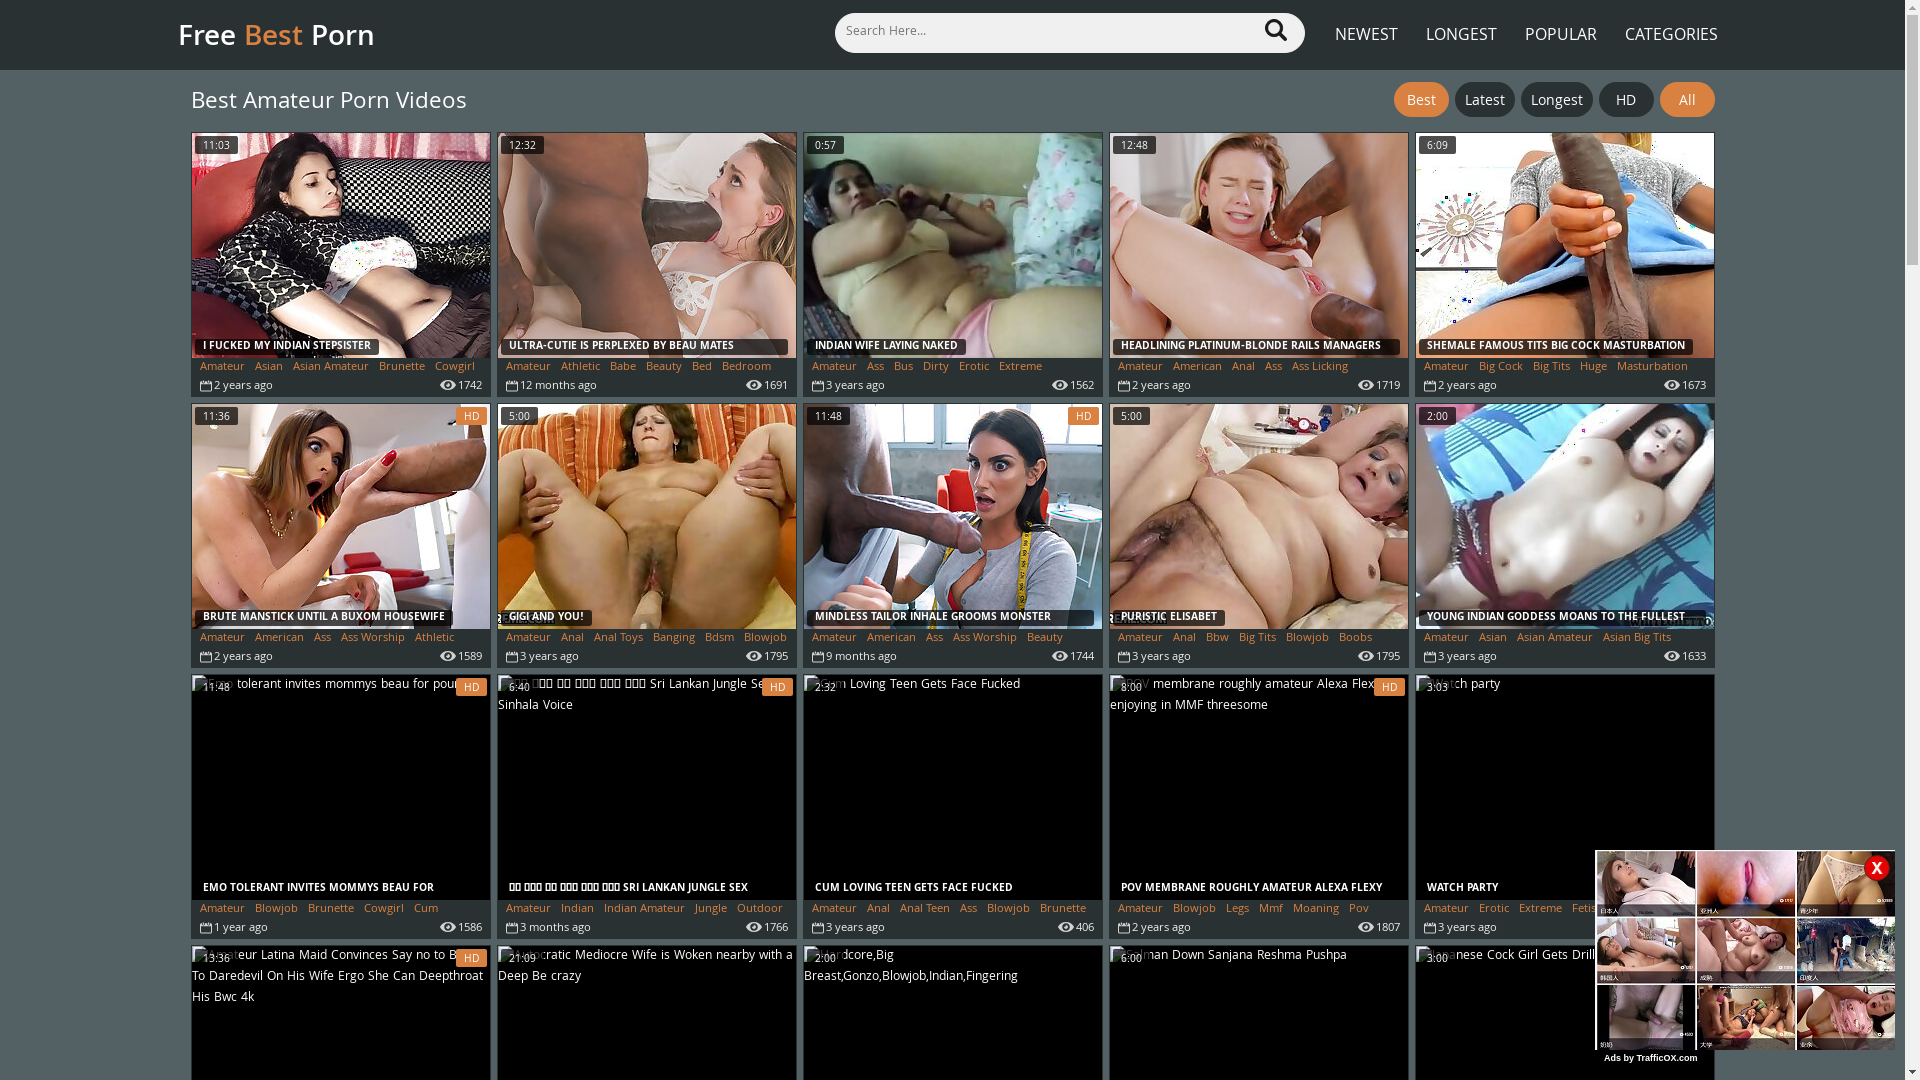 This screenshot has width=1920, height=1080. I want to click on 'Amateur', so click(222, 638).